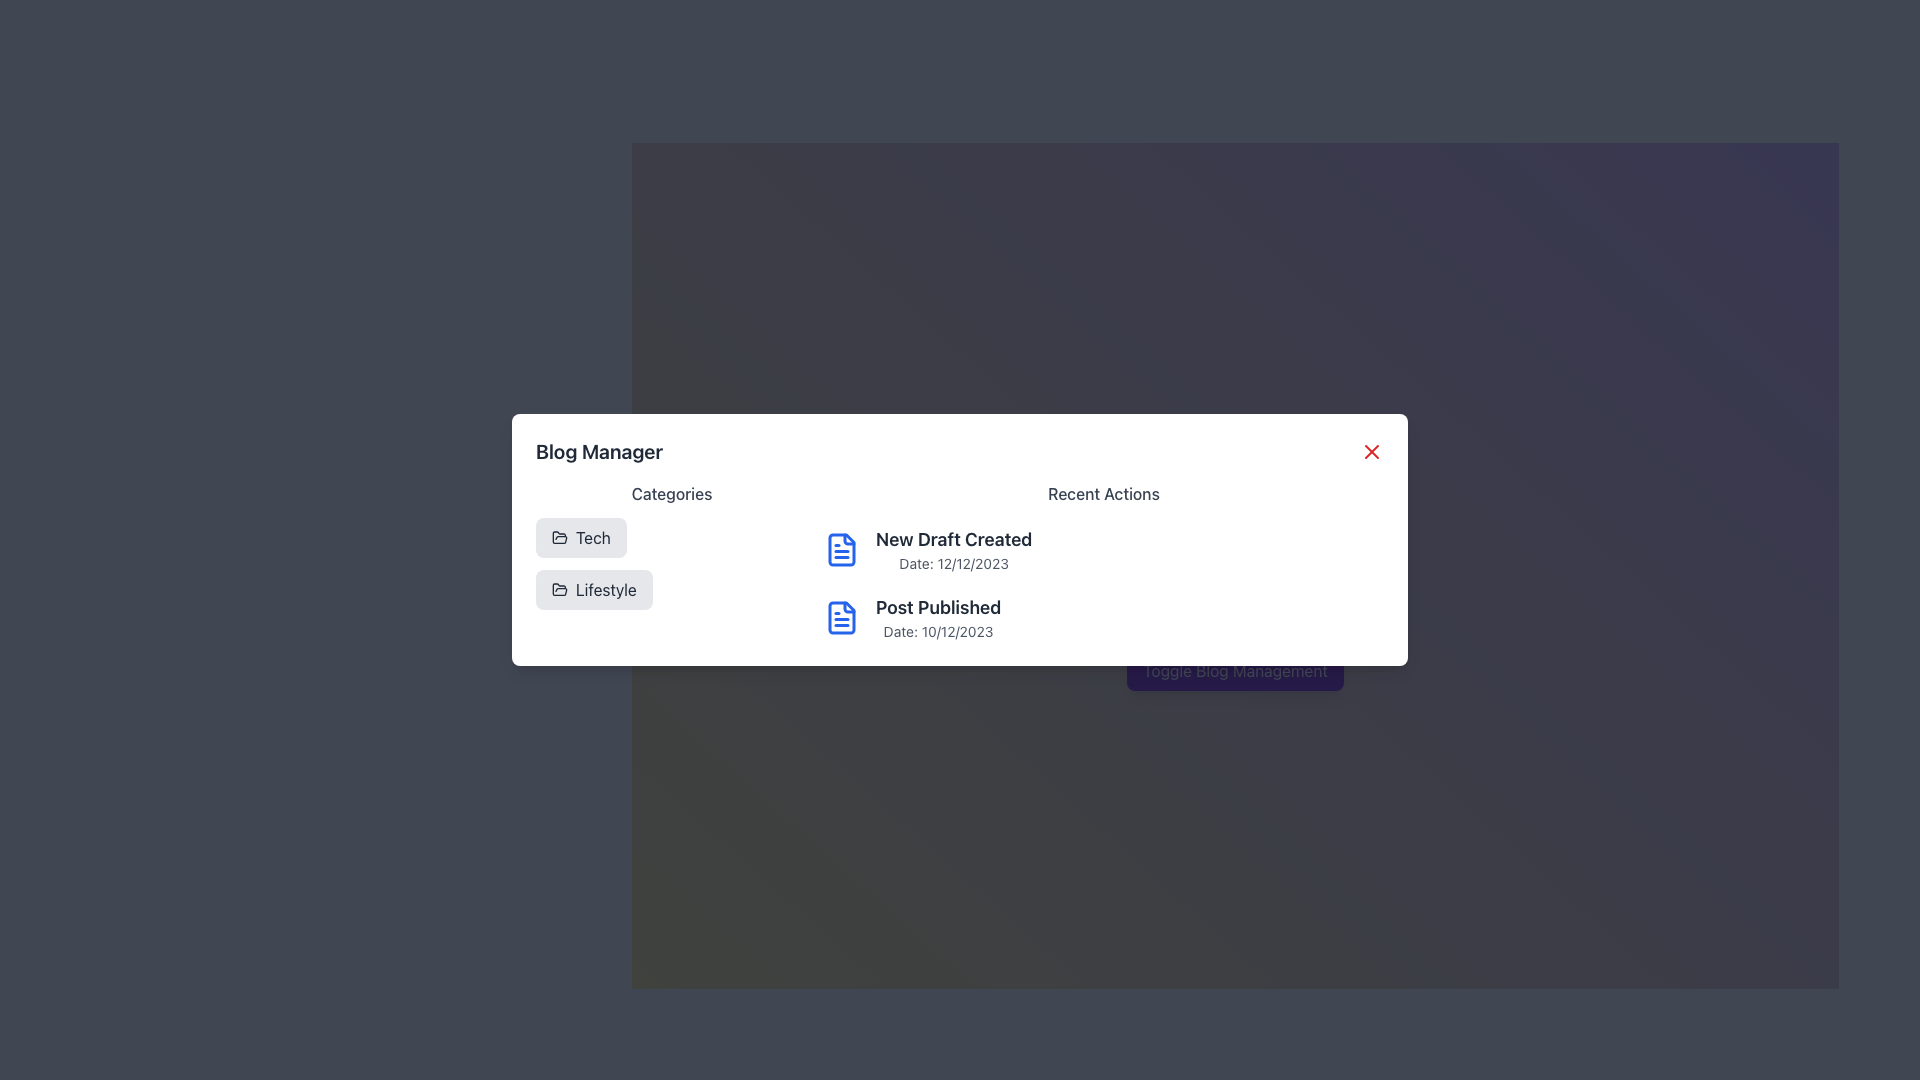 This screenshot has height=1080, width=1920. What do you see at coordinates (953, 563) in the screenshot?
I see `the text label displaying the date 'Date: 12/12/2023', which is styled in a small, light gray font and located below the title 'New Draft Created' in the 'Recent Actions' section` at bounding box center [953, 563].